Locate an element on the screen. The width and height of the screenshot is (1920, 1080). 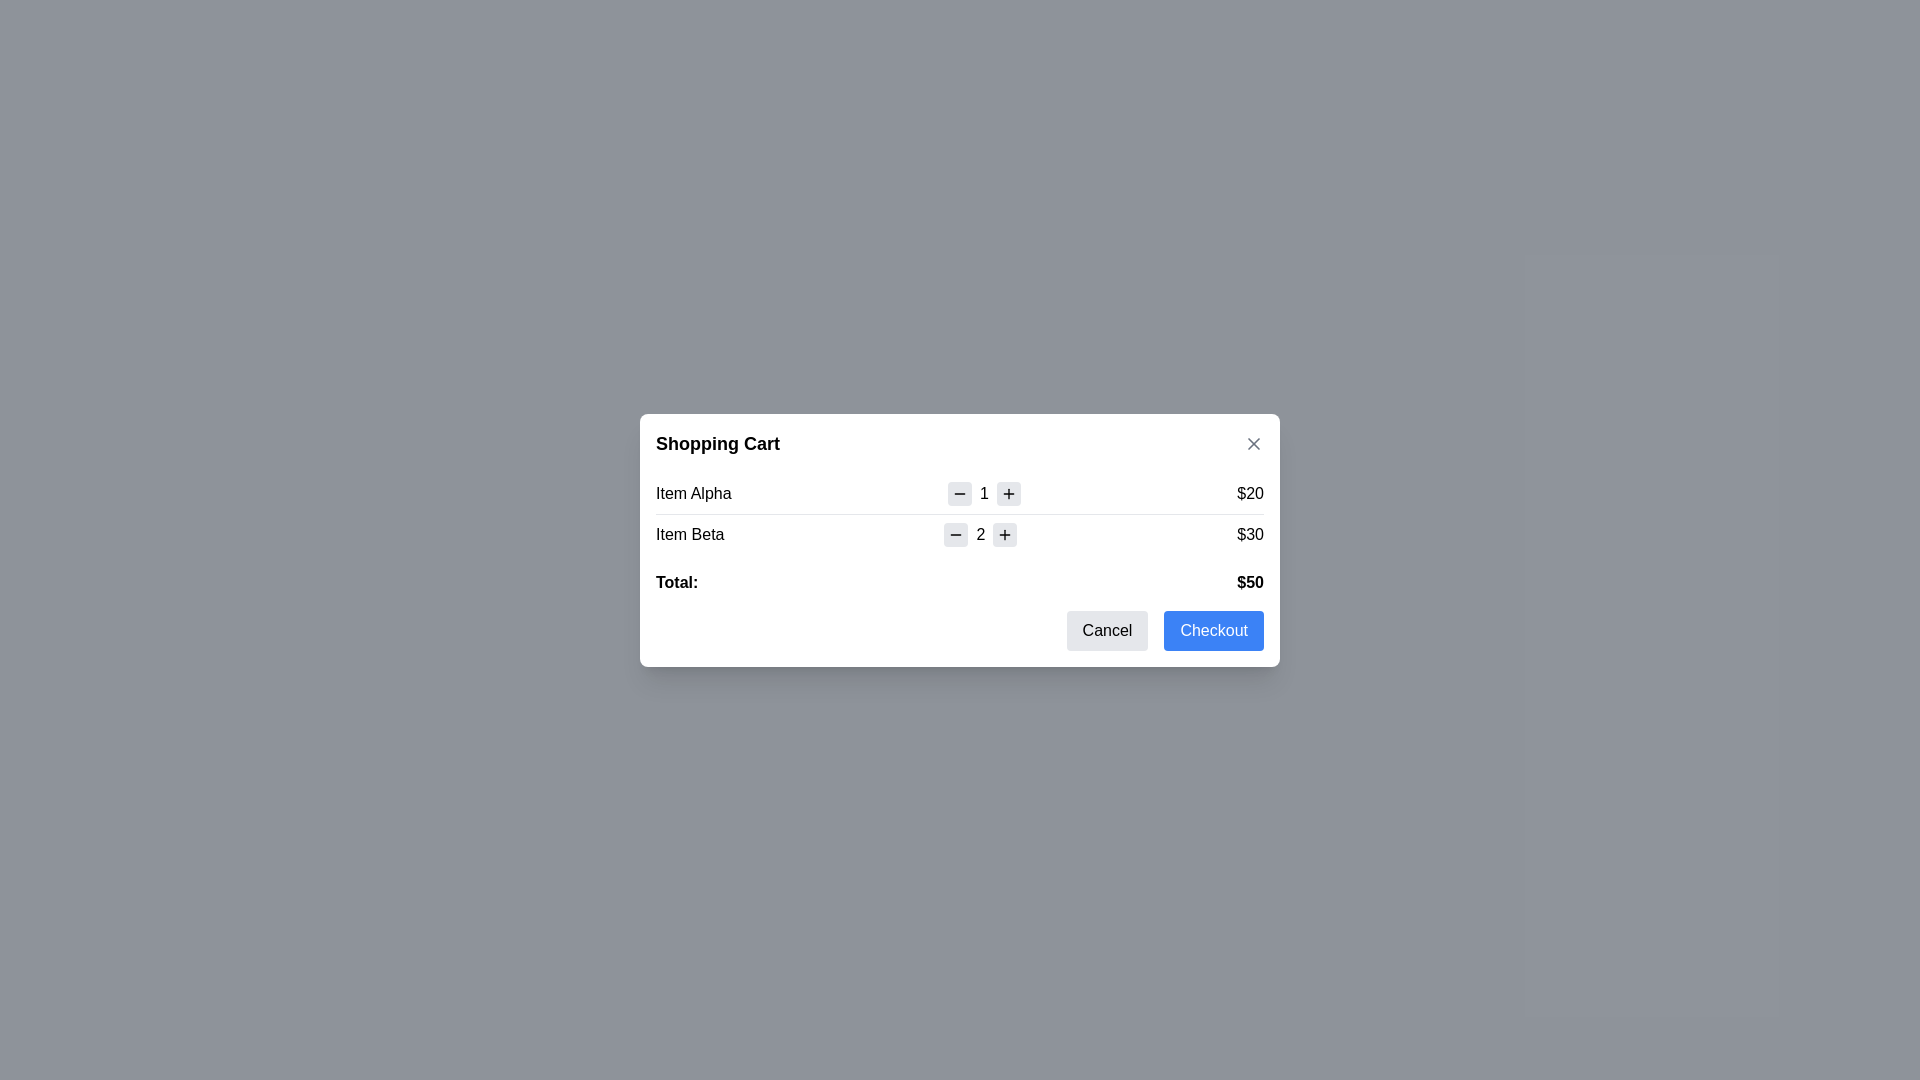
the minus button to decrease the quantity of 'Item Alpha' in the shopping cart, which is the first item listed is located at coordinates (960, 493).